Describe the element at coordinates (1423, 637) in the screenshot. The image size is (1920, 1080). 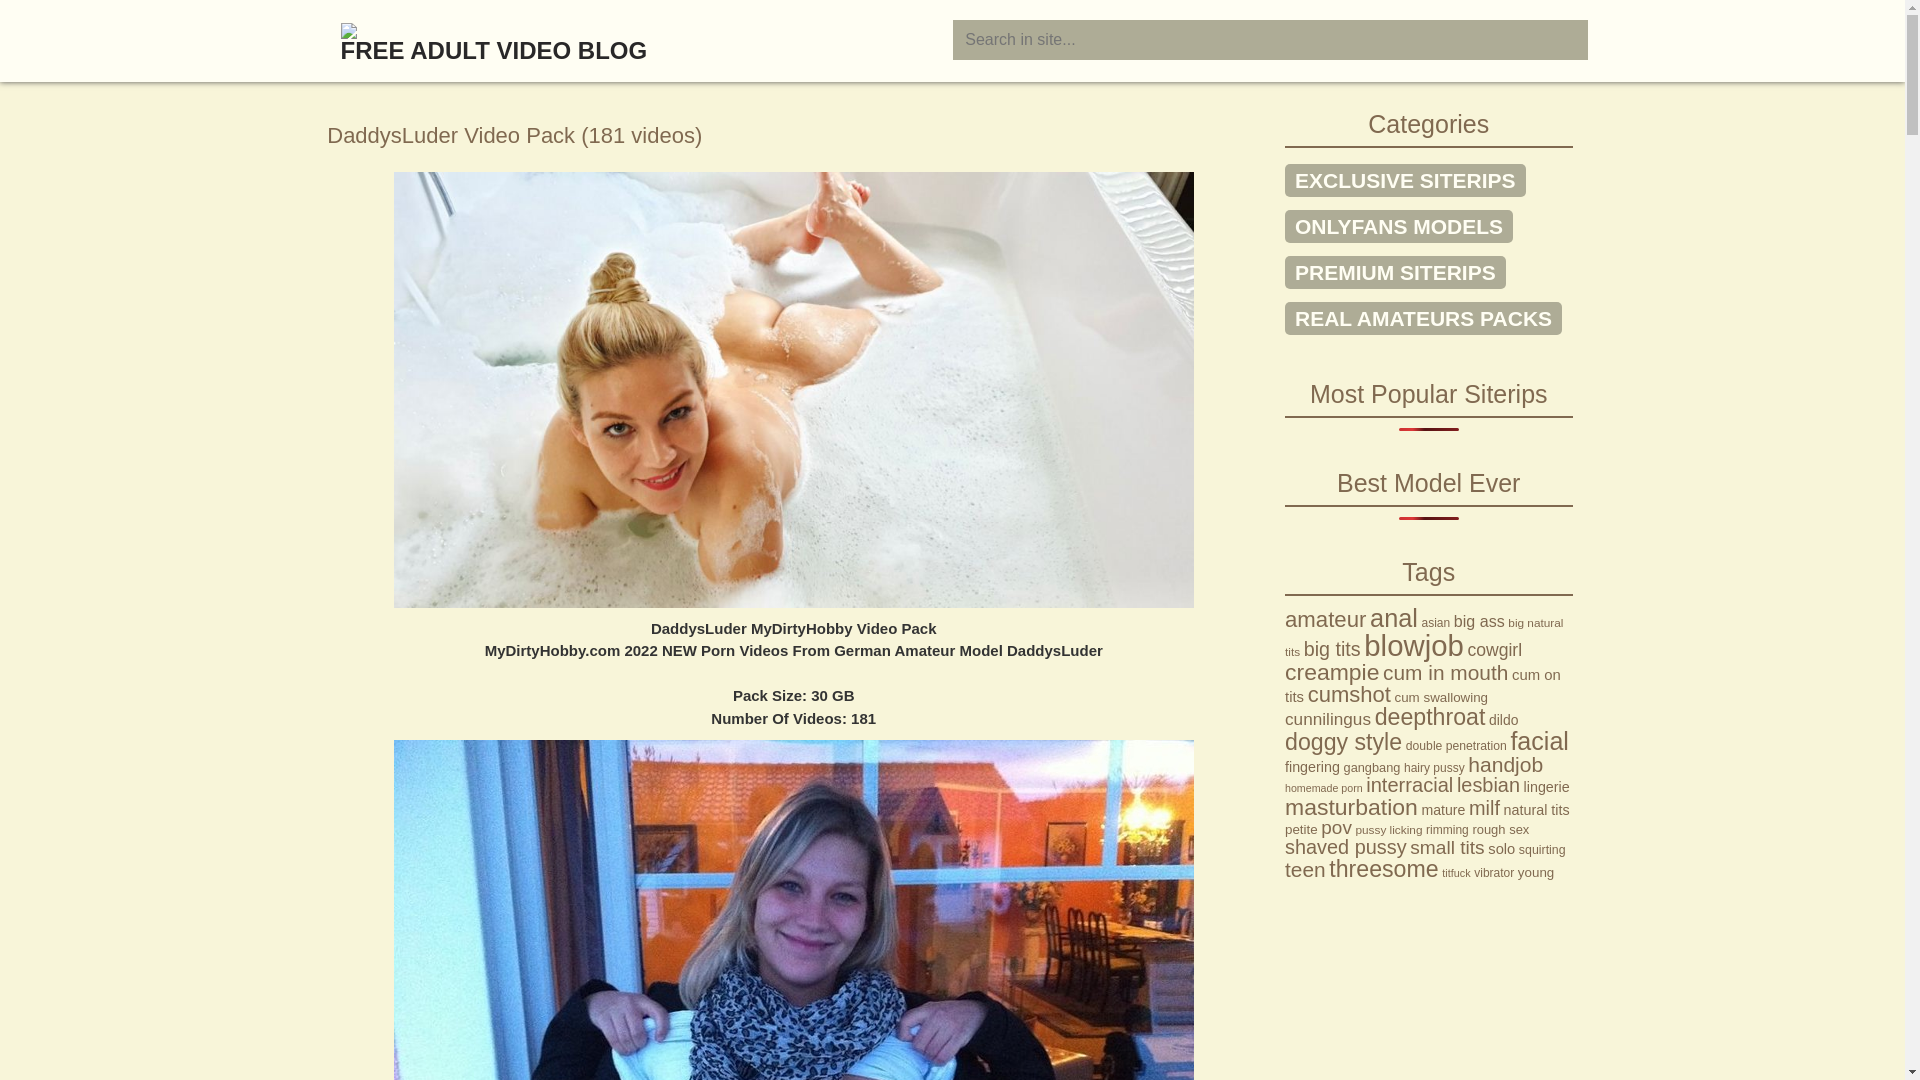
I see `'big natural tits'` at that location.